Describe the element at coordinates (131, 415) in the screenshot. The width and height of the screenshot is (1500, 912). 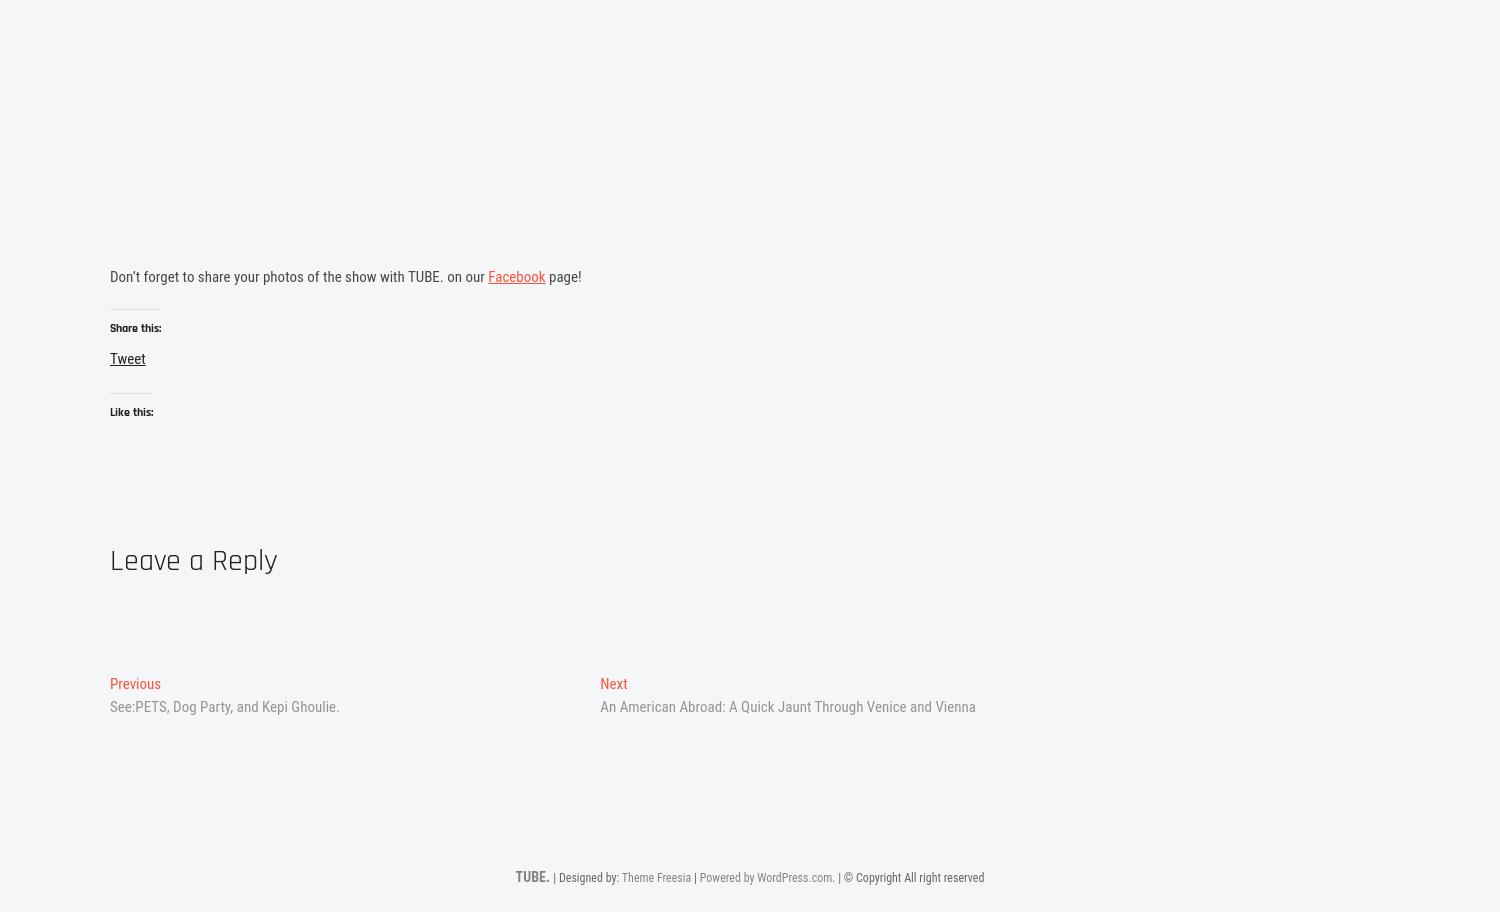
I see `'Like this:'` at that location.